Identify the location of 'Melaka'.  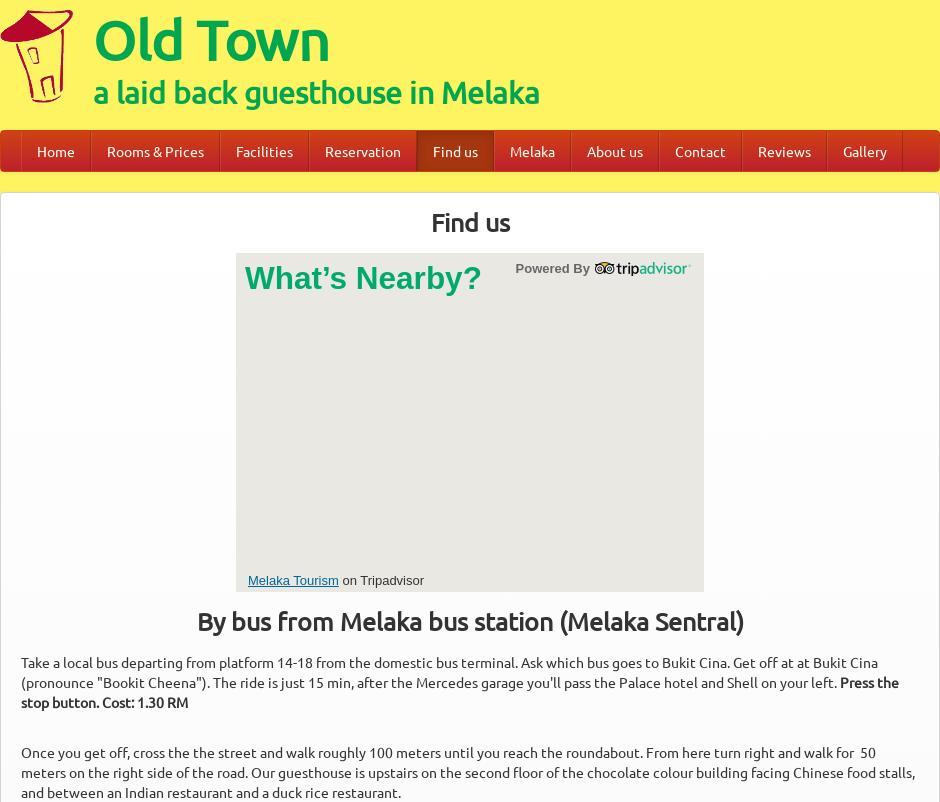
(531, 150).